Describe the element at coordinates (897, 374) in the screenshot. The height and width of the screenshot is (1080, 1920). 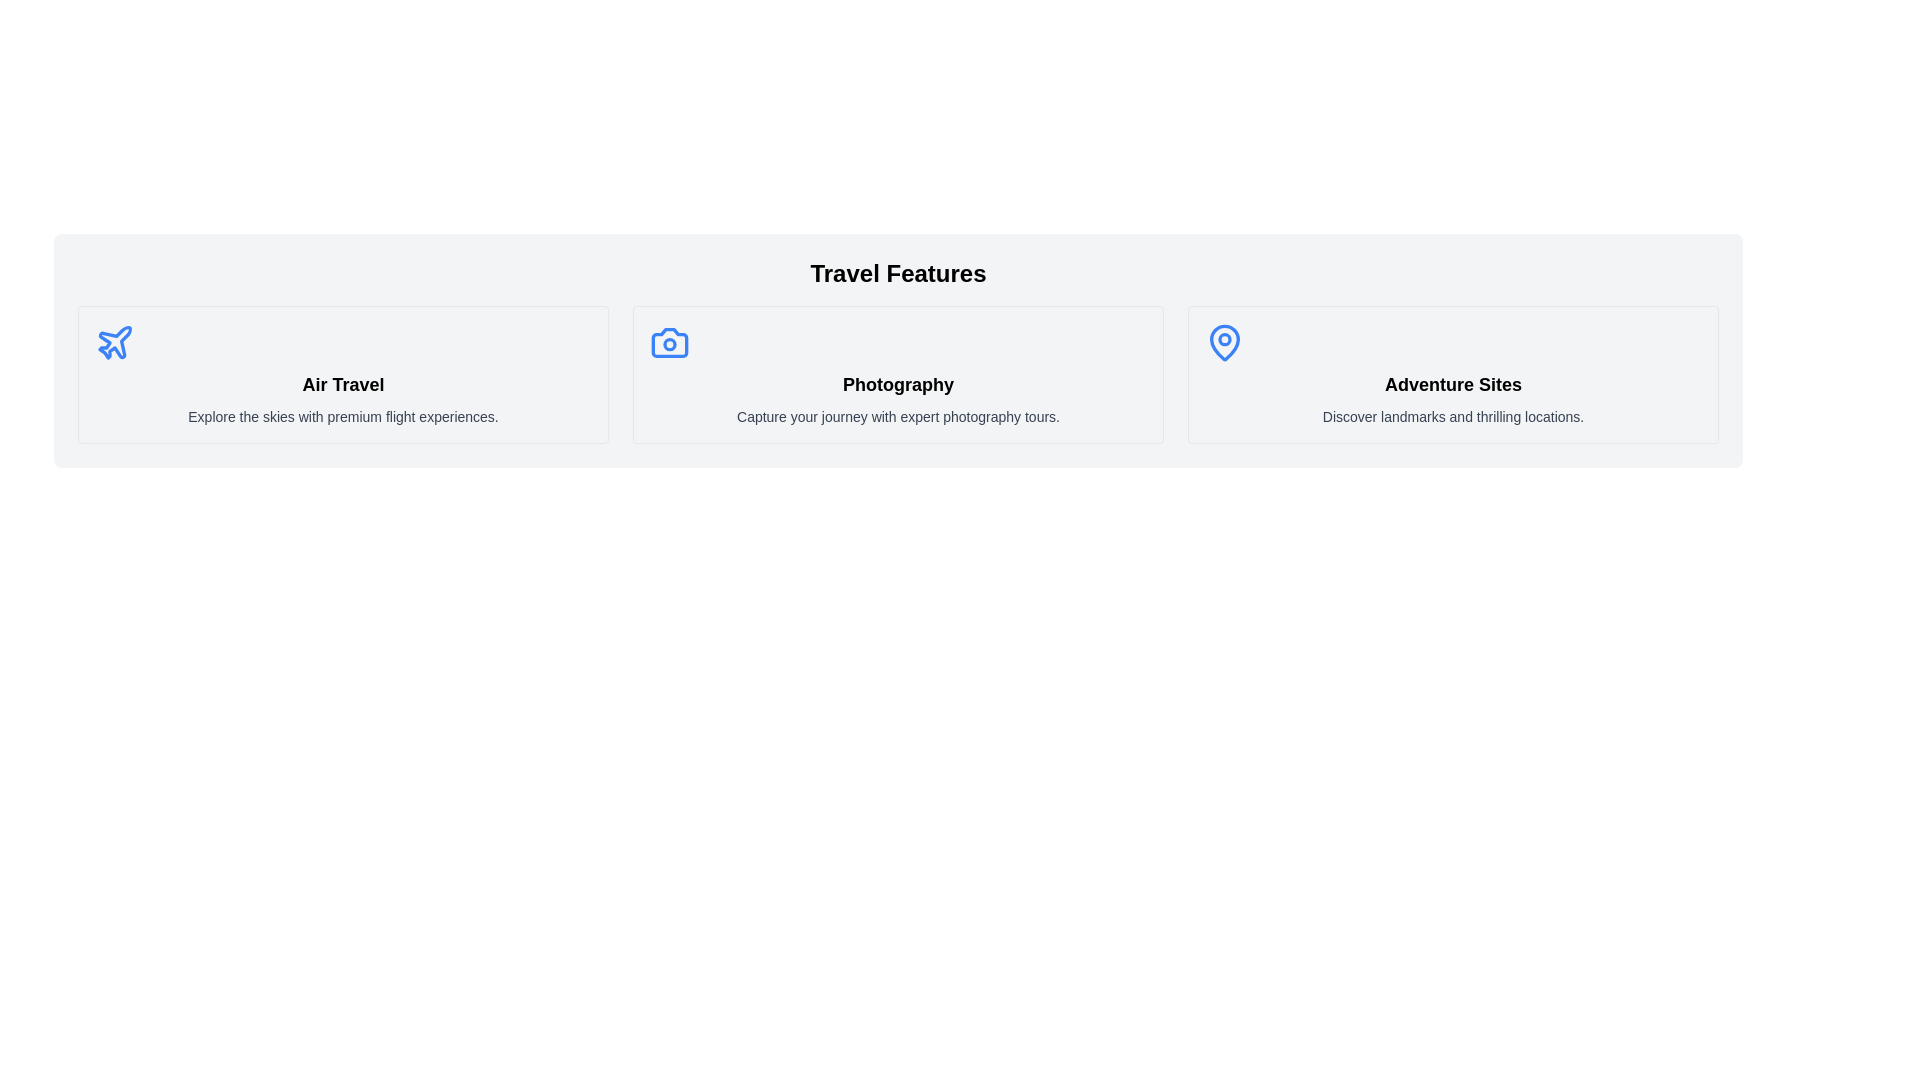
I see `the photography tour offerings card, which is the second card in a row of three` at that location.